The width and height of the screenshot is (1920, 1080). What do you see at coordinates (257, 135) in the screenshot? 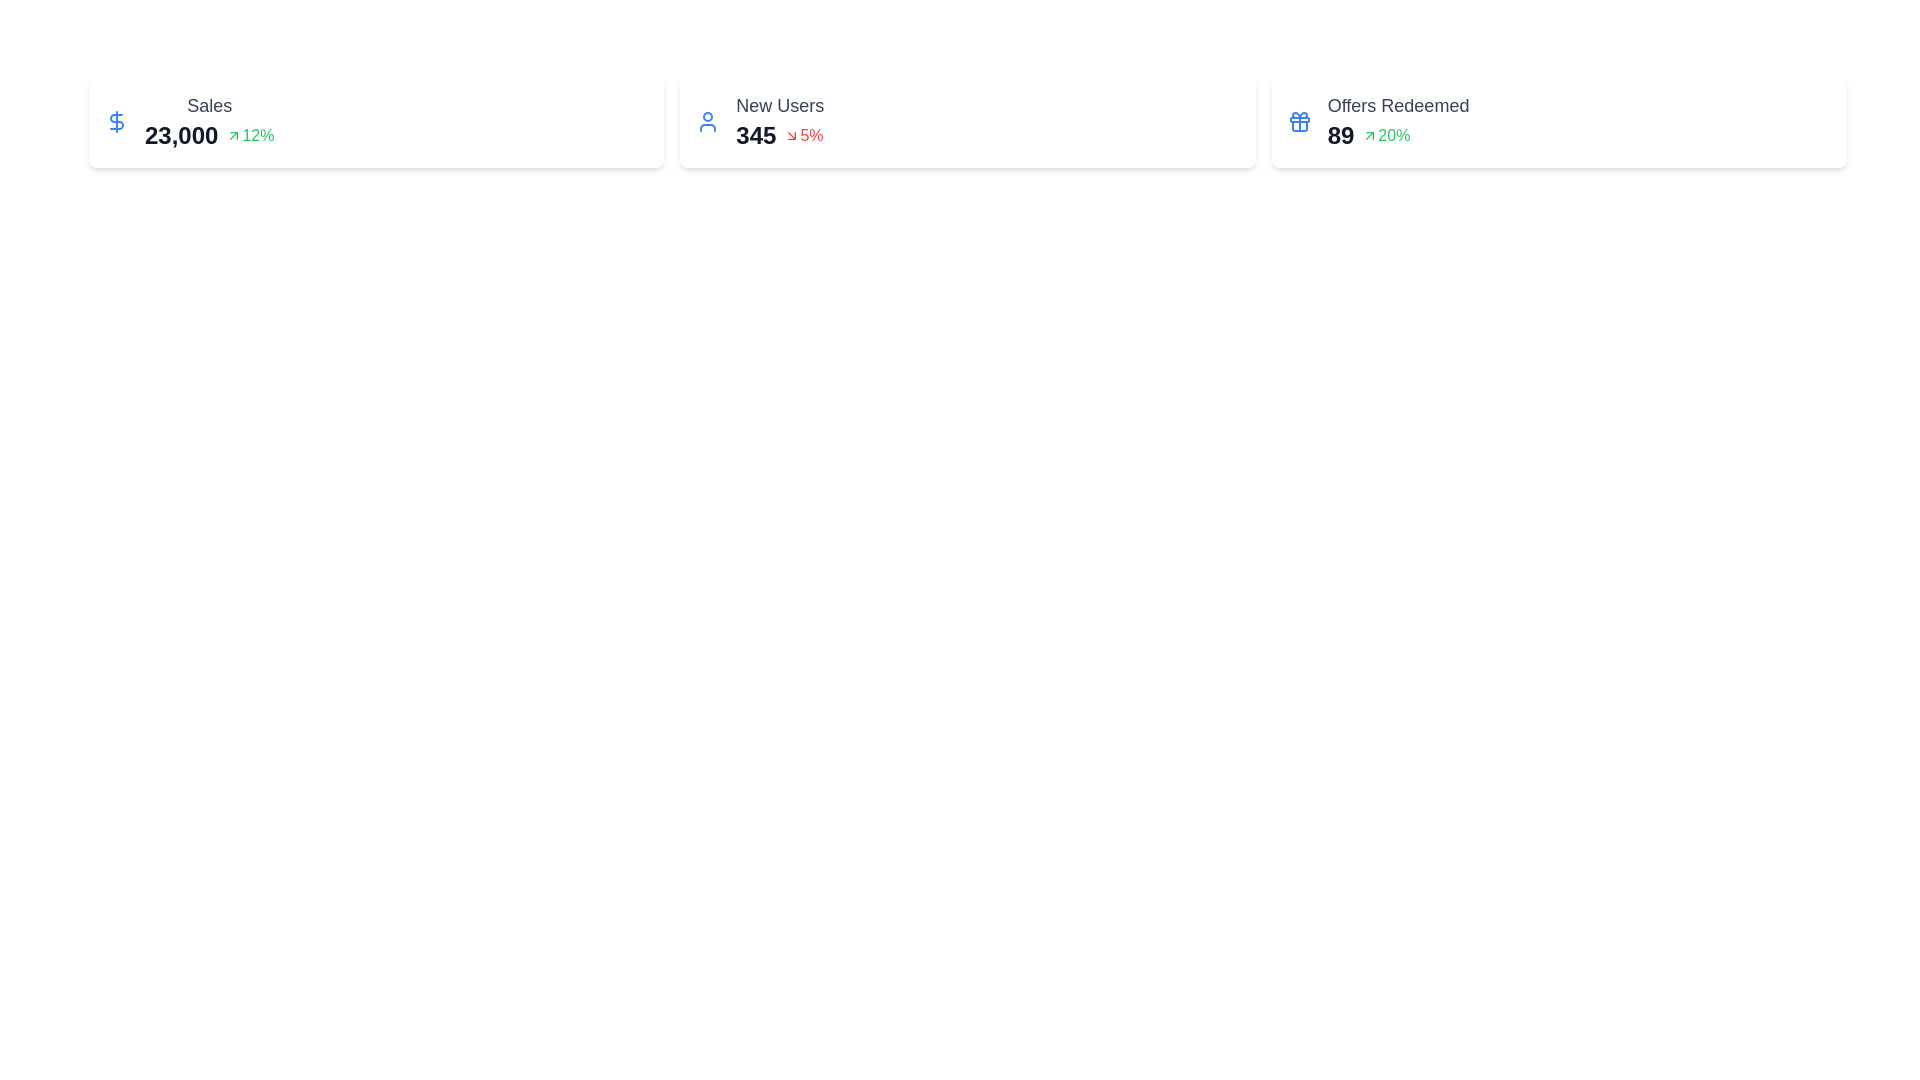
I see `the green-styled text label displaying '12%' located within the first information card, to the right of the green upward arrow icon and under the strings '$' and 'Sales'` at bounding box center [257, 135].